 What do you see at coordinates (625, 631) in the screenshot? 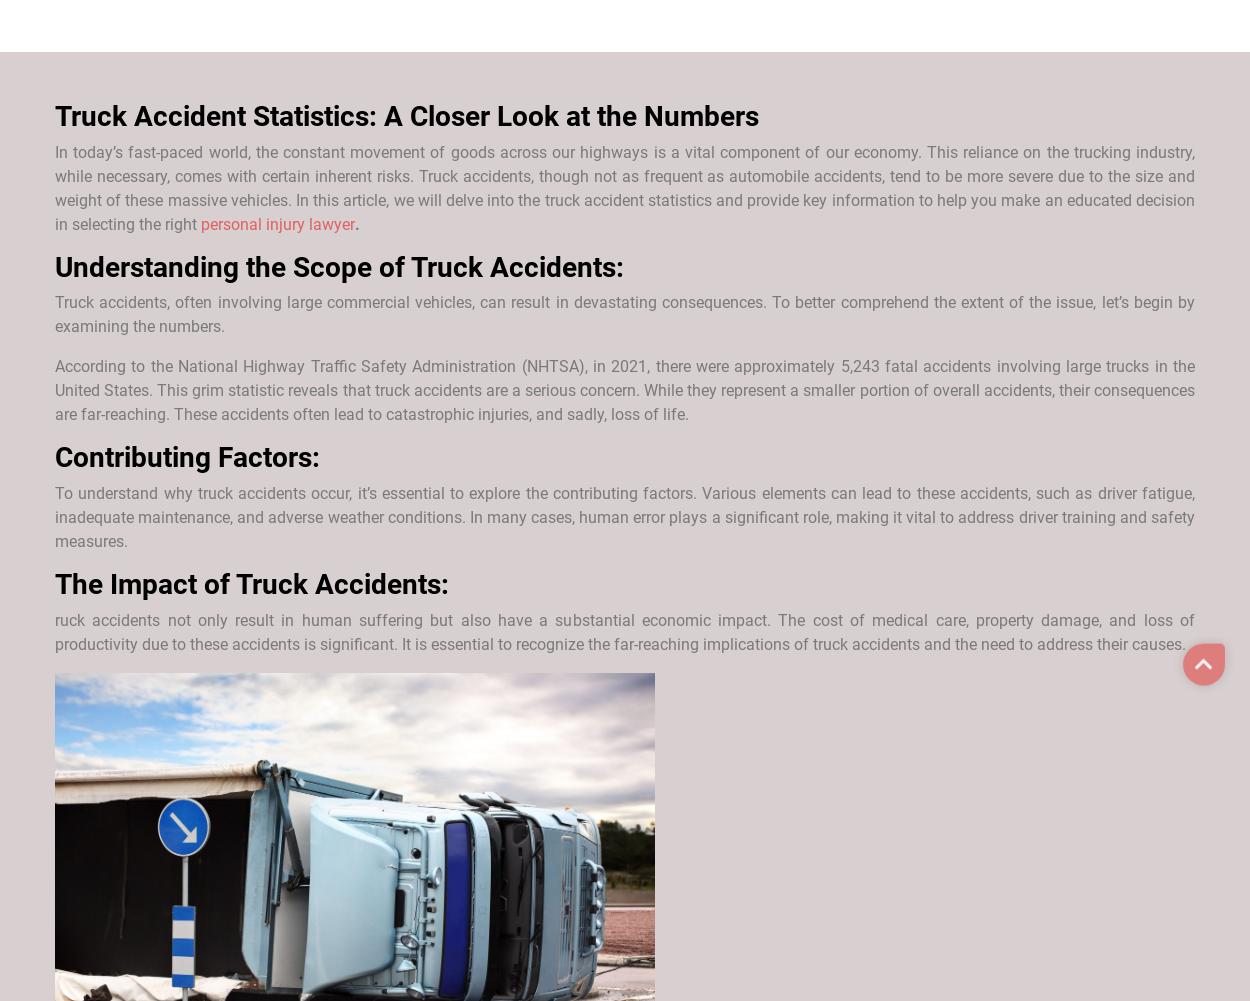
I see `'ruck accidents not only result in human suffering but also have a substantial economic impact. The cost of medical care, property damage, and loss of productivity due to these accidents is significant. It is essential to recognize the far-reaching implications of truck accidents and the need to address their causes.'` at bounding box center [625, 631].